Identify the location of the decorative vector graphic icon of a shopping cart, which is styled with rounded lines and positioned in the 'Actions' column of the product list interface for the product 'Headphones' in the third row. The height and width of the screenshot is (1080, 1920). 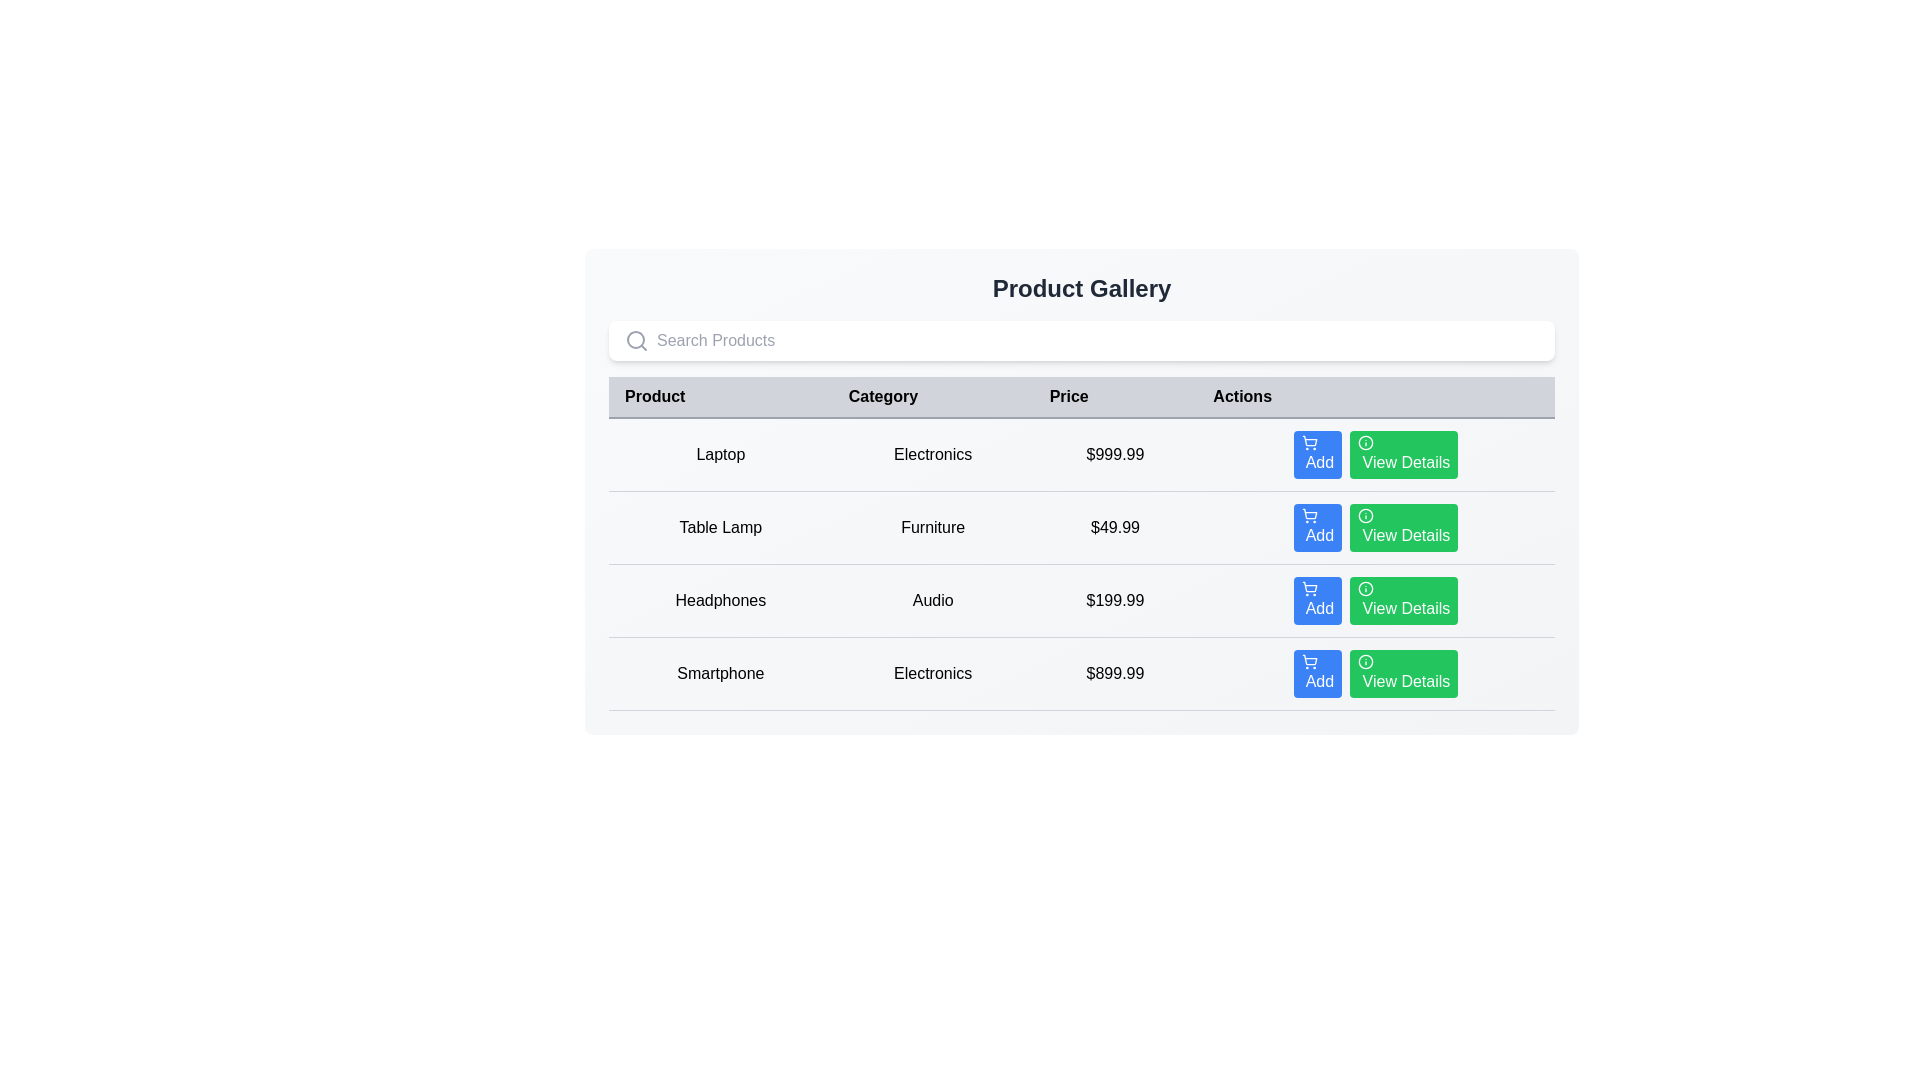
(1310, 585).